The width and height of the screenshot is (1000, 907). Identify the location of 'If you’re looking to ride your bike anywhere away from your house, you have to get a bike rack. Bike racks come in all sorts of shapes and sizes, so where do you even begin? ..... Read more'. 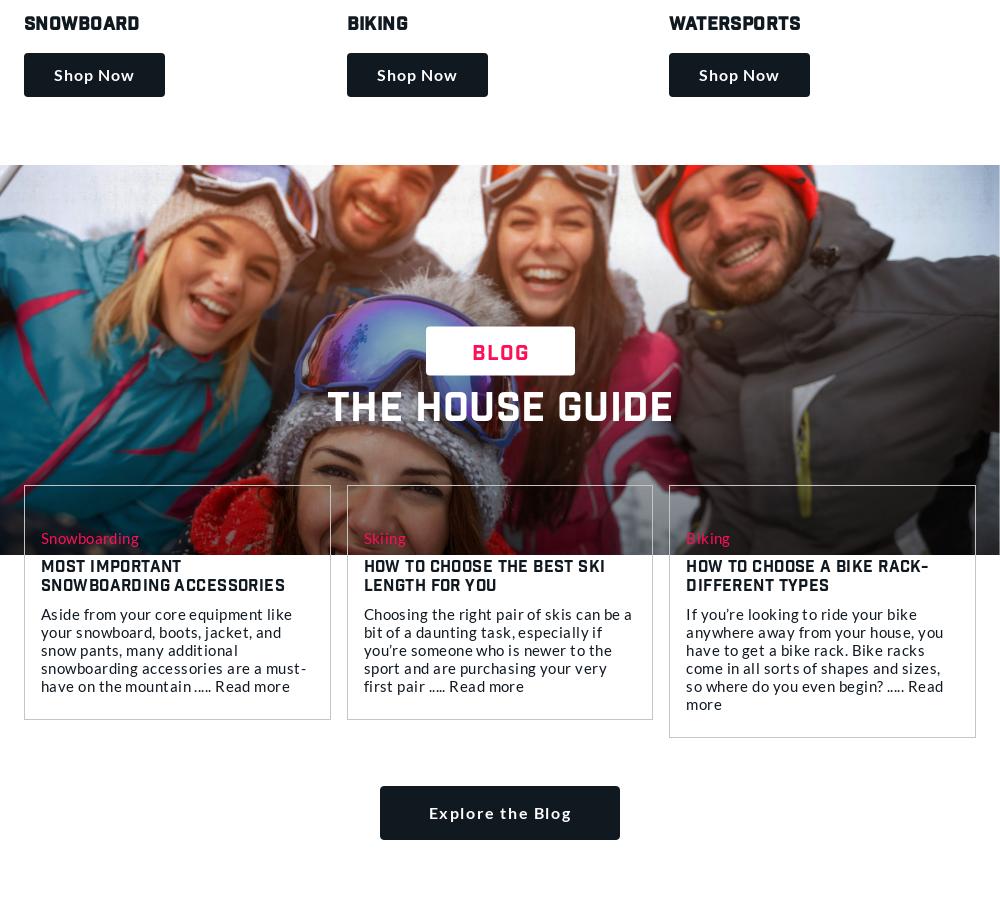
(686, 658).